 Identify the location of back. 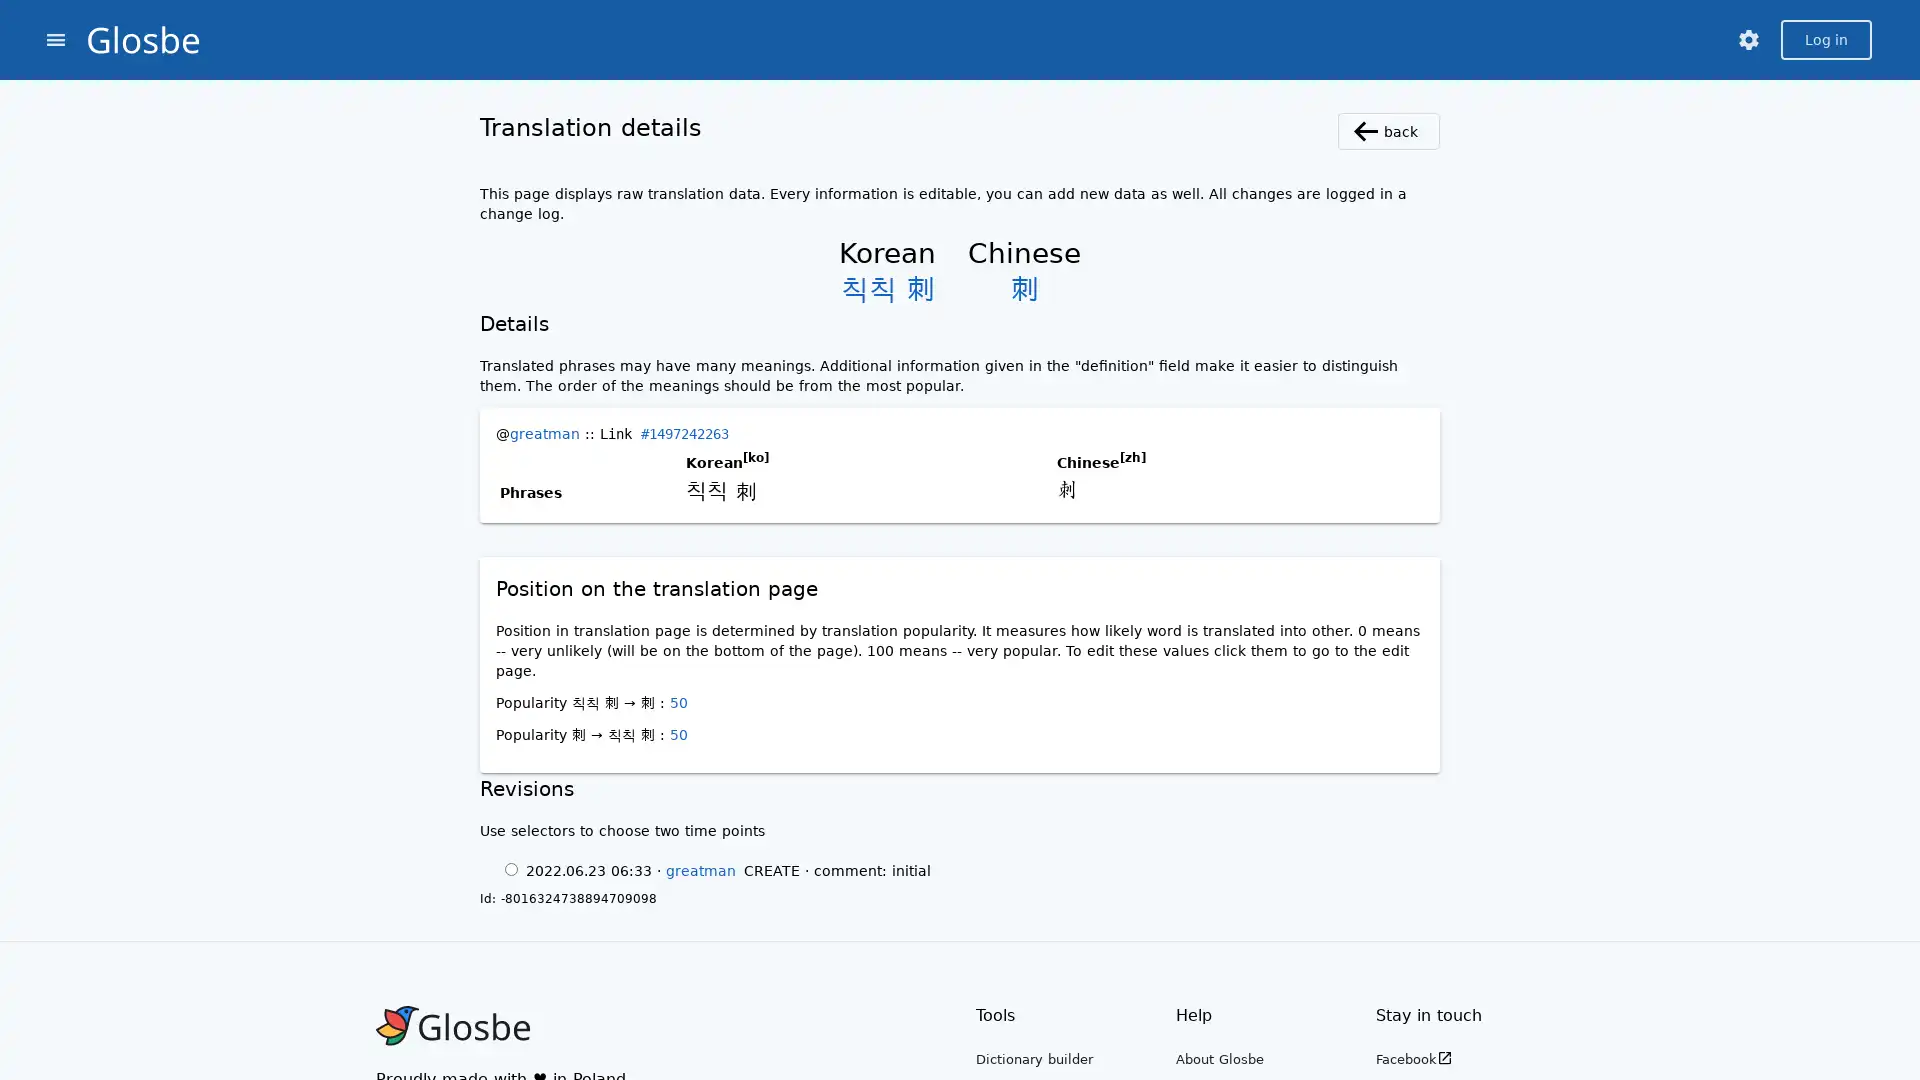
(1387, 131).